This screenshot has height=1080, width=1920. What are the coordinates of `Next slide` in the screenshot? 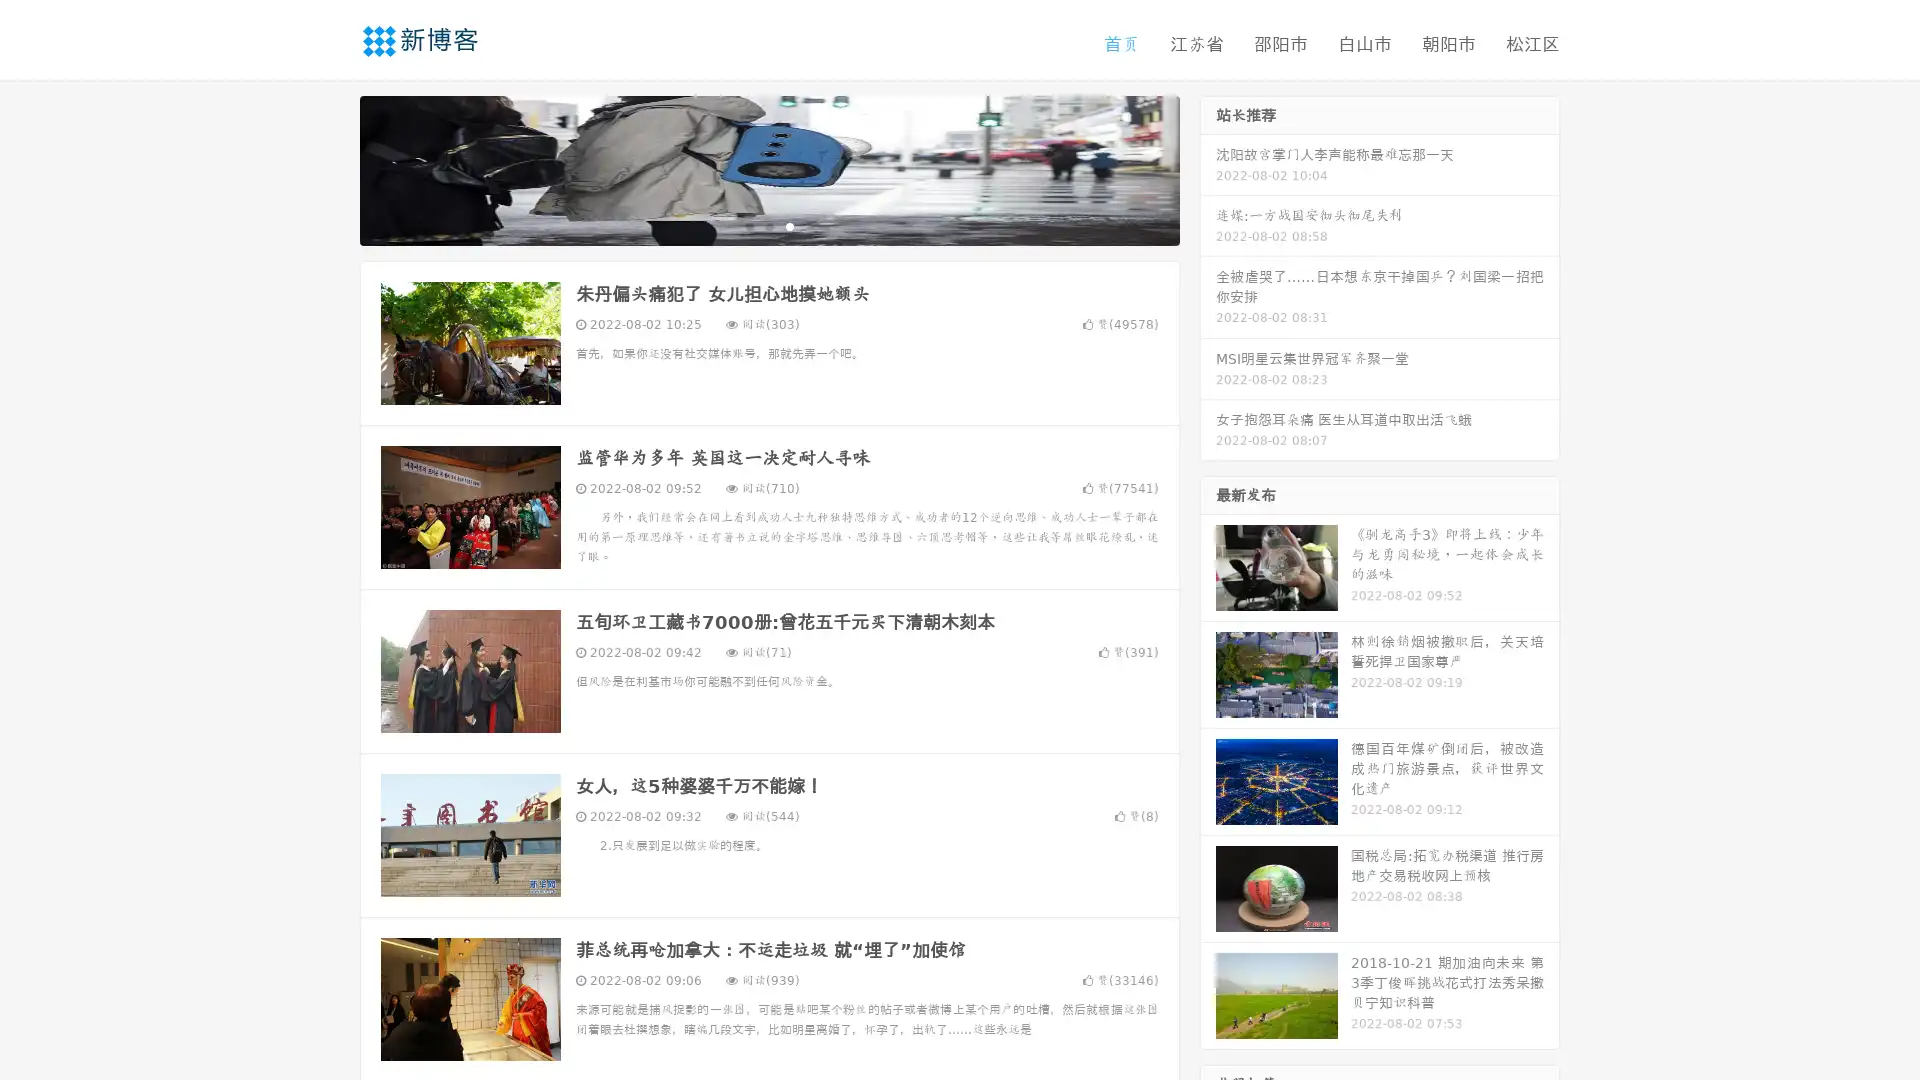 It's located at (1208, 168).